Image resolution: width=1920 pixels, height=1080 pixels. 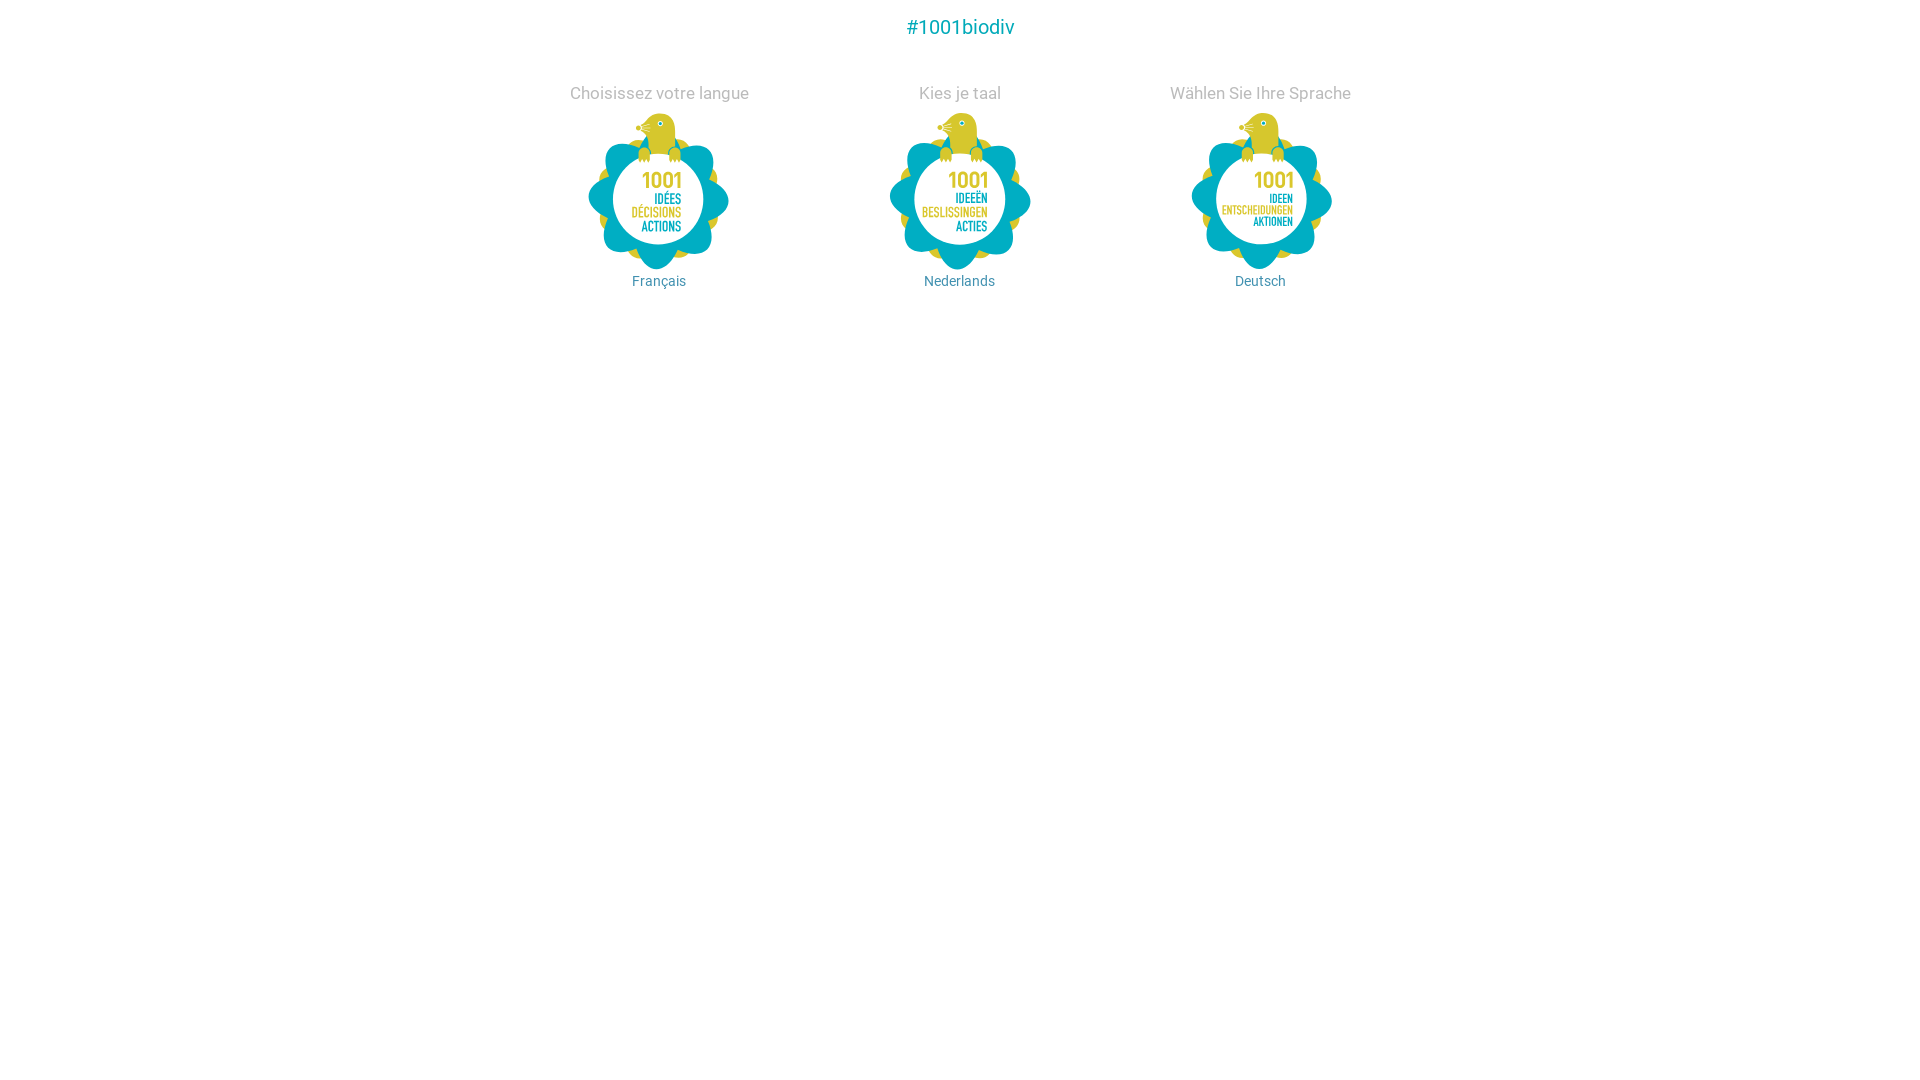 I want to click on 'Nederlands', so click(x=960, y=234).